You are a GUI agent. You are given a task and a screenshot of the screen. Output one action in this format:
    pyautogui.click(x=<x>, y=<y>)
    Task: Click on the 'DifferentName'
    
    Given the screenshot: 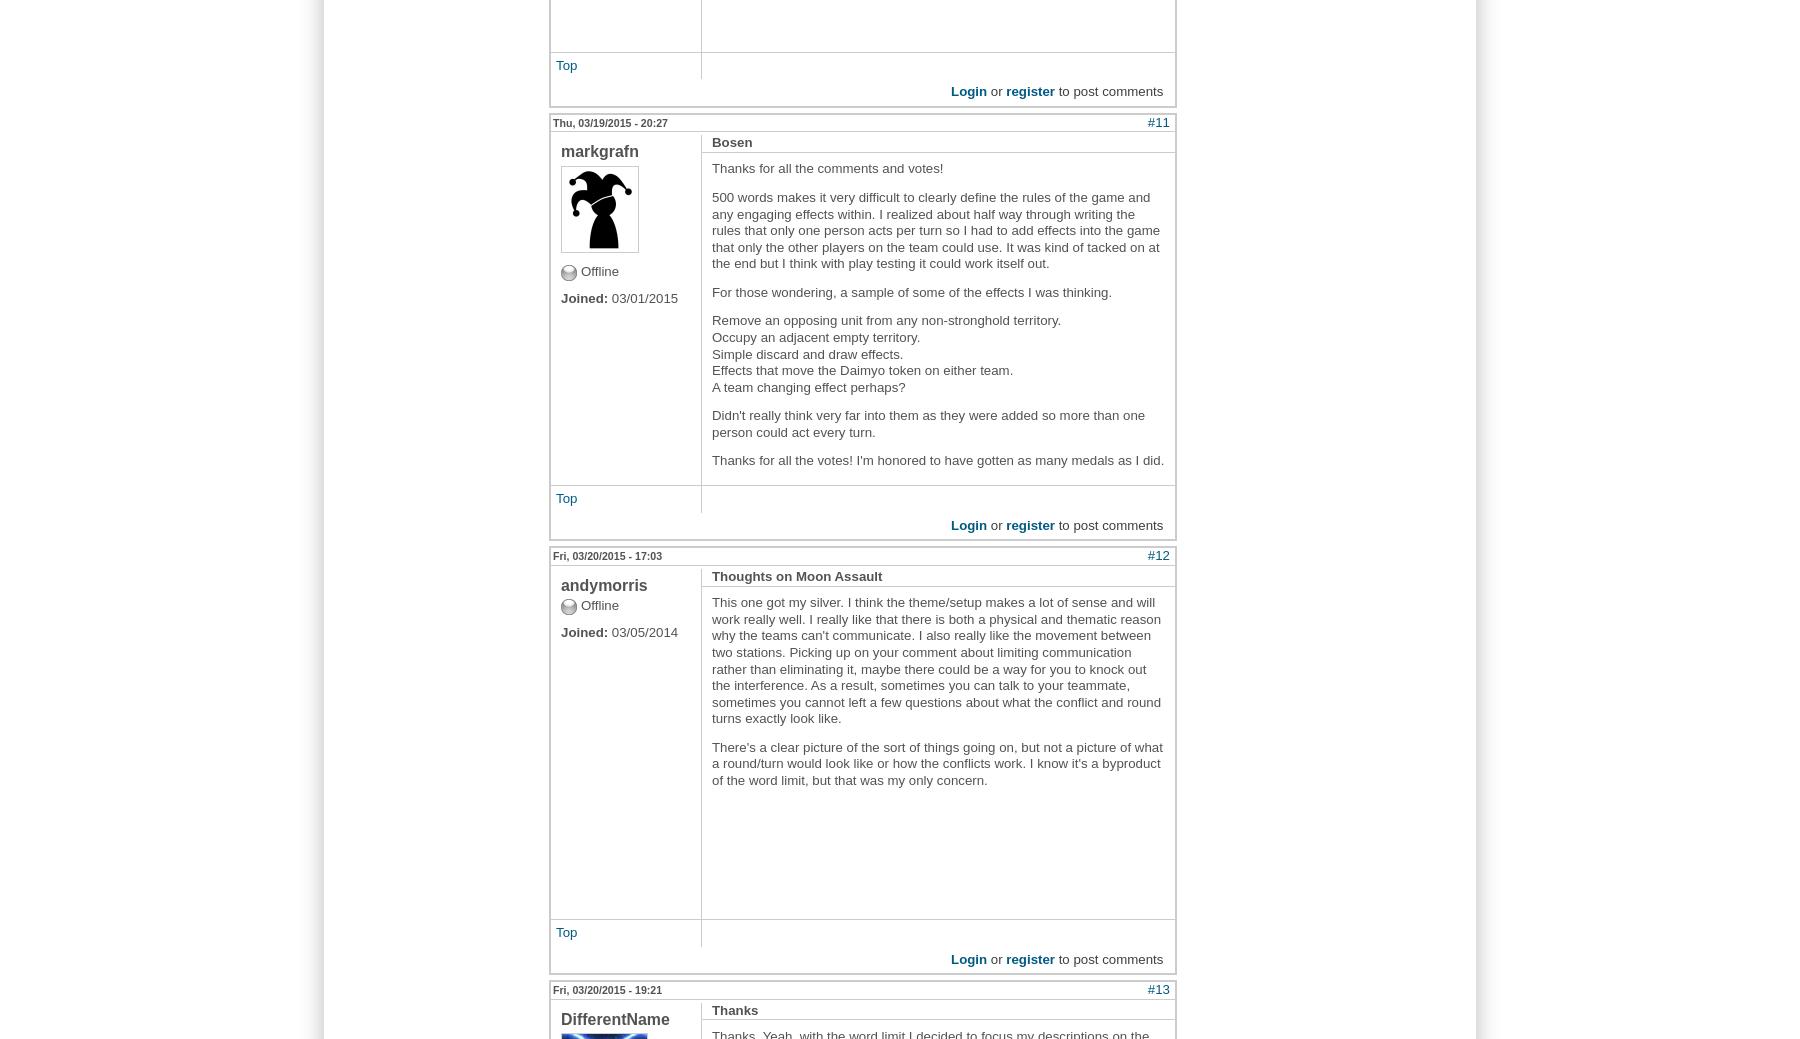 What is the action you would take?
    pyautogui.click(x=615, y=1018)
    